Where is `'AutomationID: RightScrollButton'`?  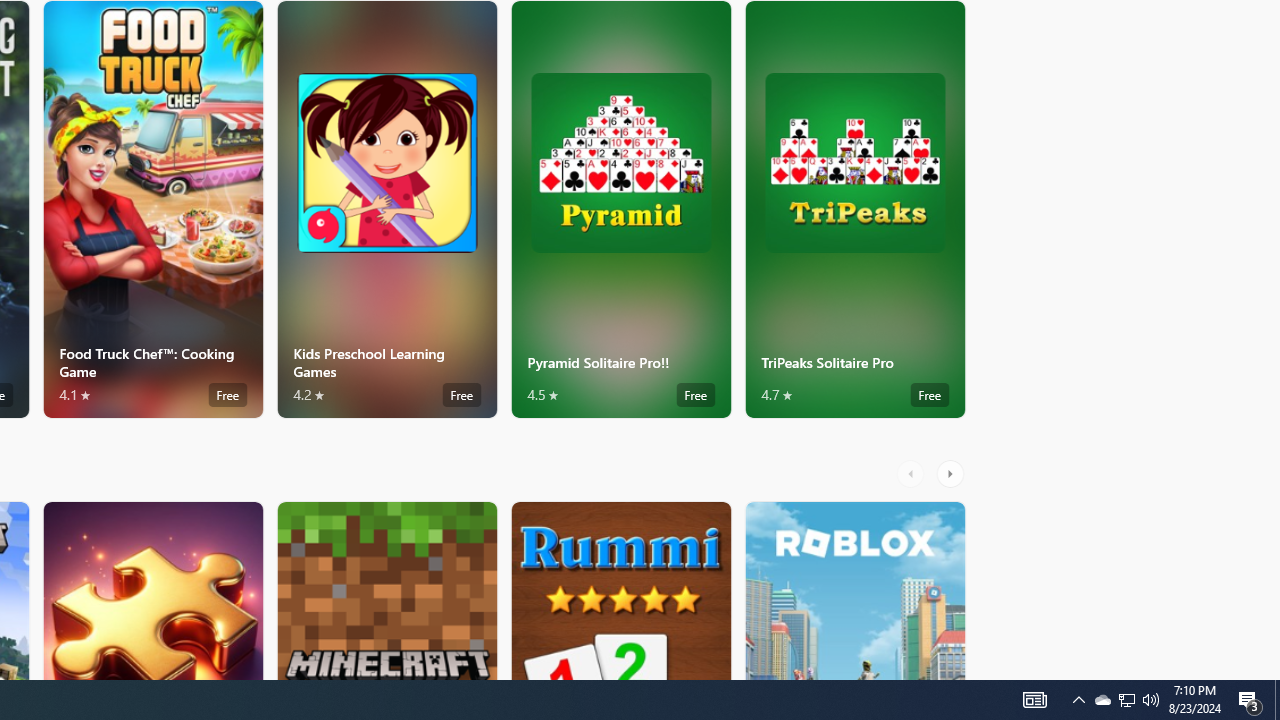
'AutomationID: RightScrollButton' is located at coordinates (951, 473).